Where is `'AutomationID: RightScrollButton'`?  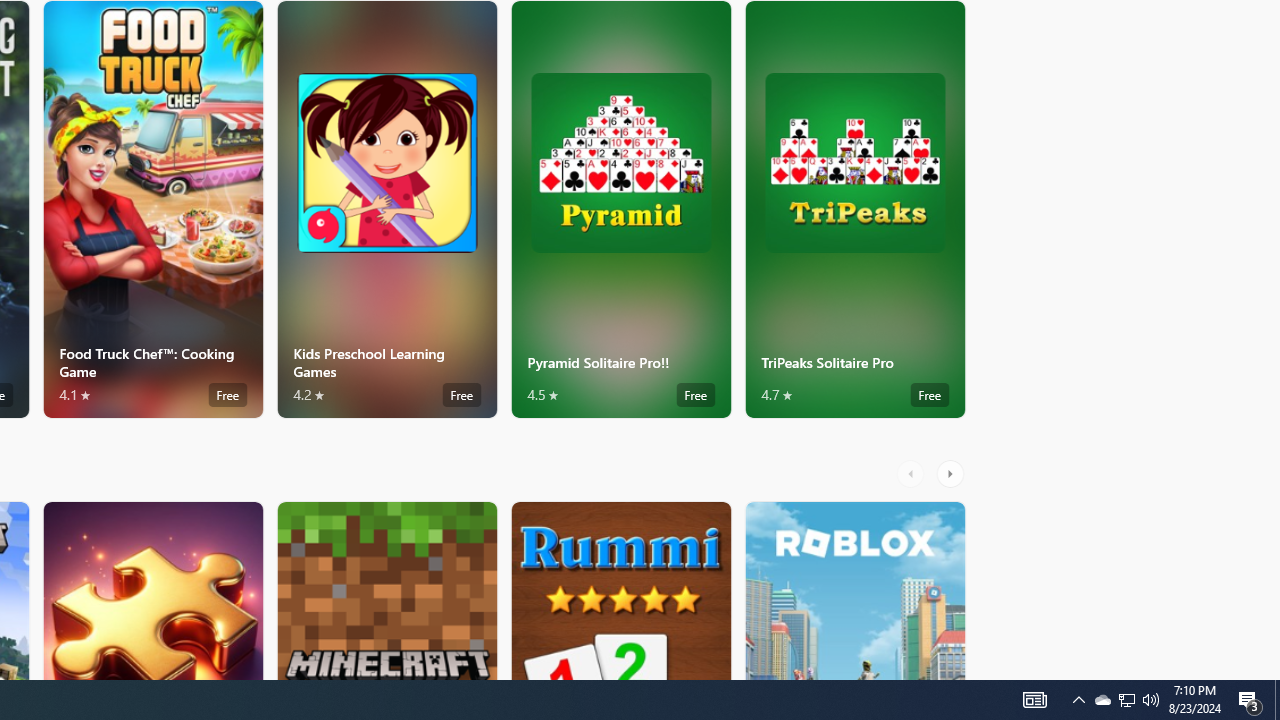
'AutomationID: RightScrollButton' is located at coordinates (951, 473).